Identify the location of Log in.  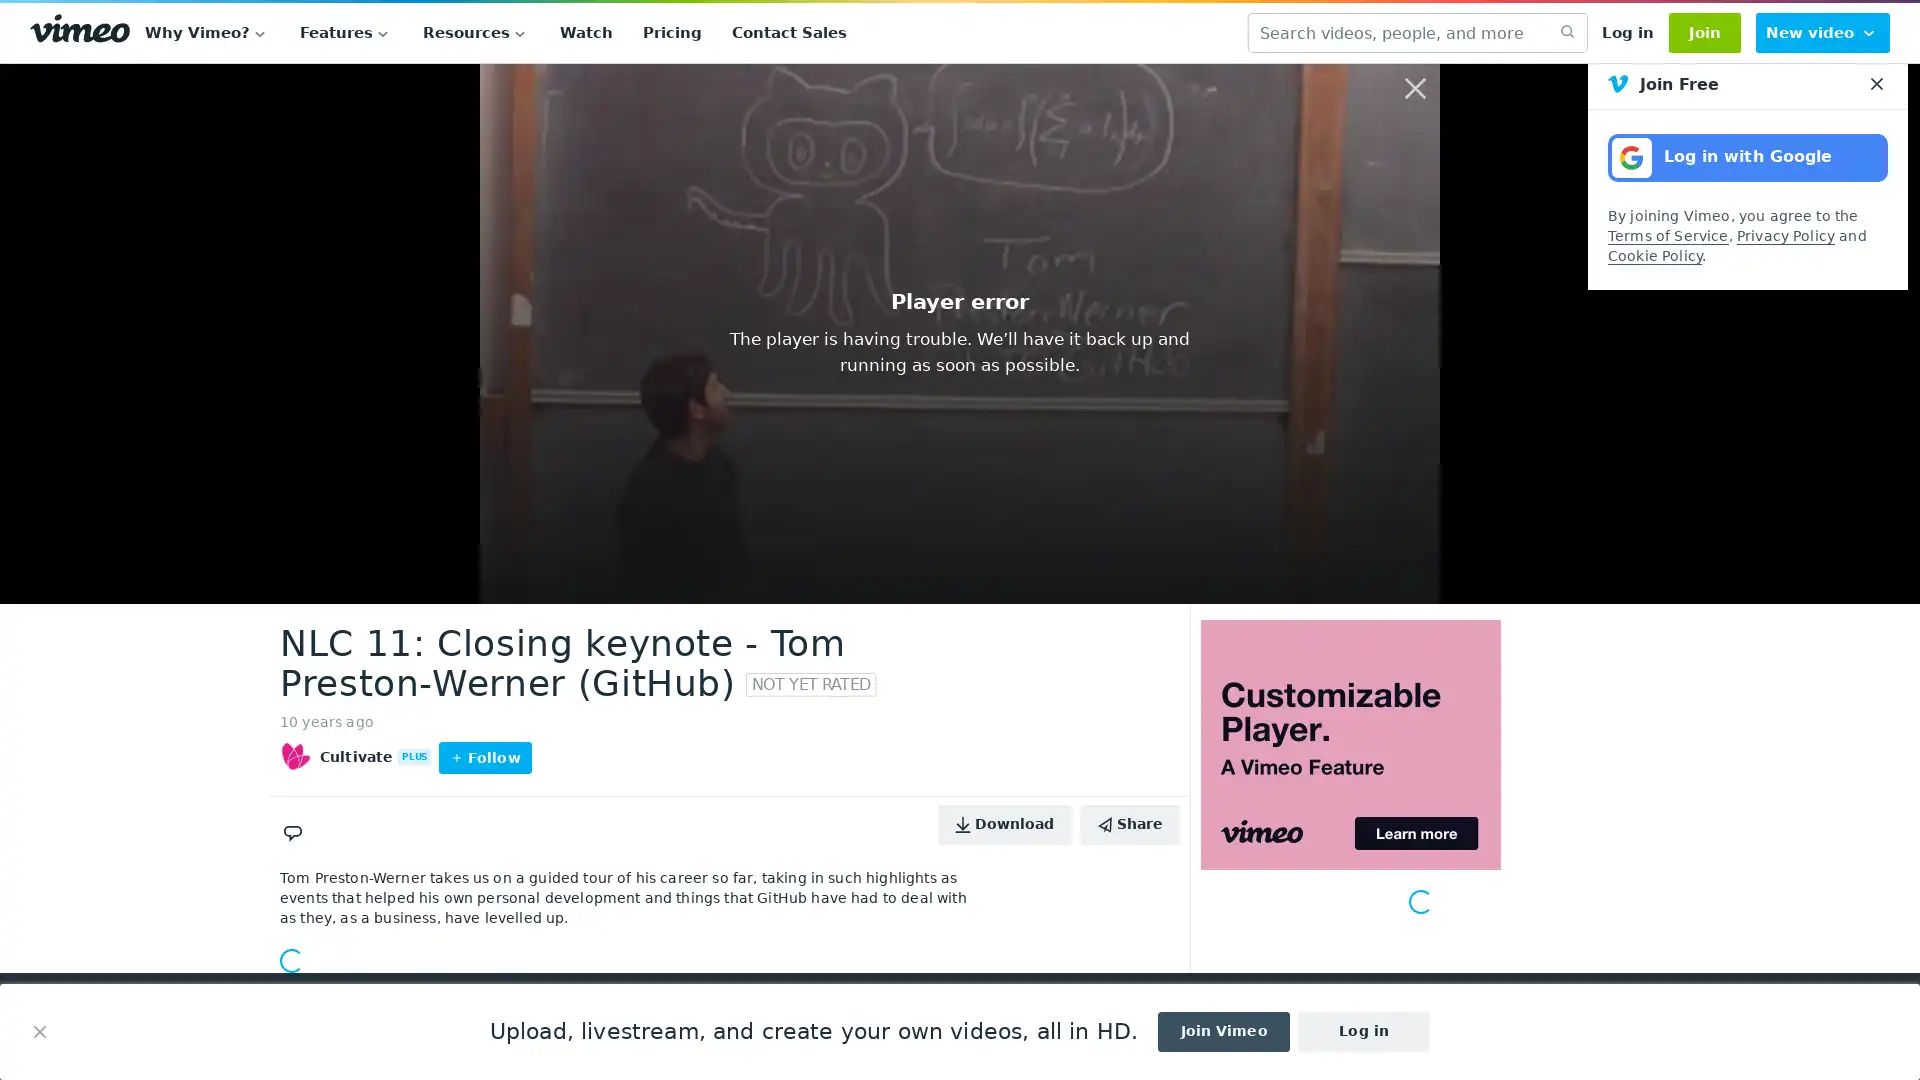
(1627, 33).